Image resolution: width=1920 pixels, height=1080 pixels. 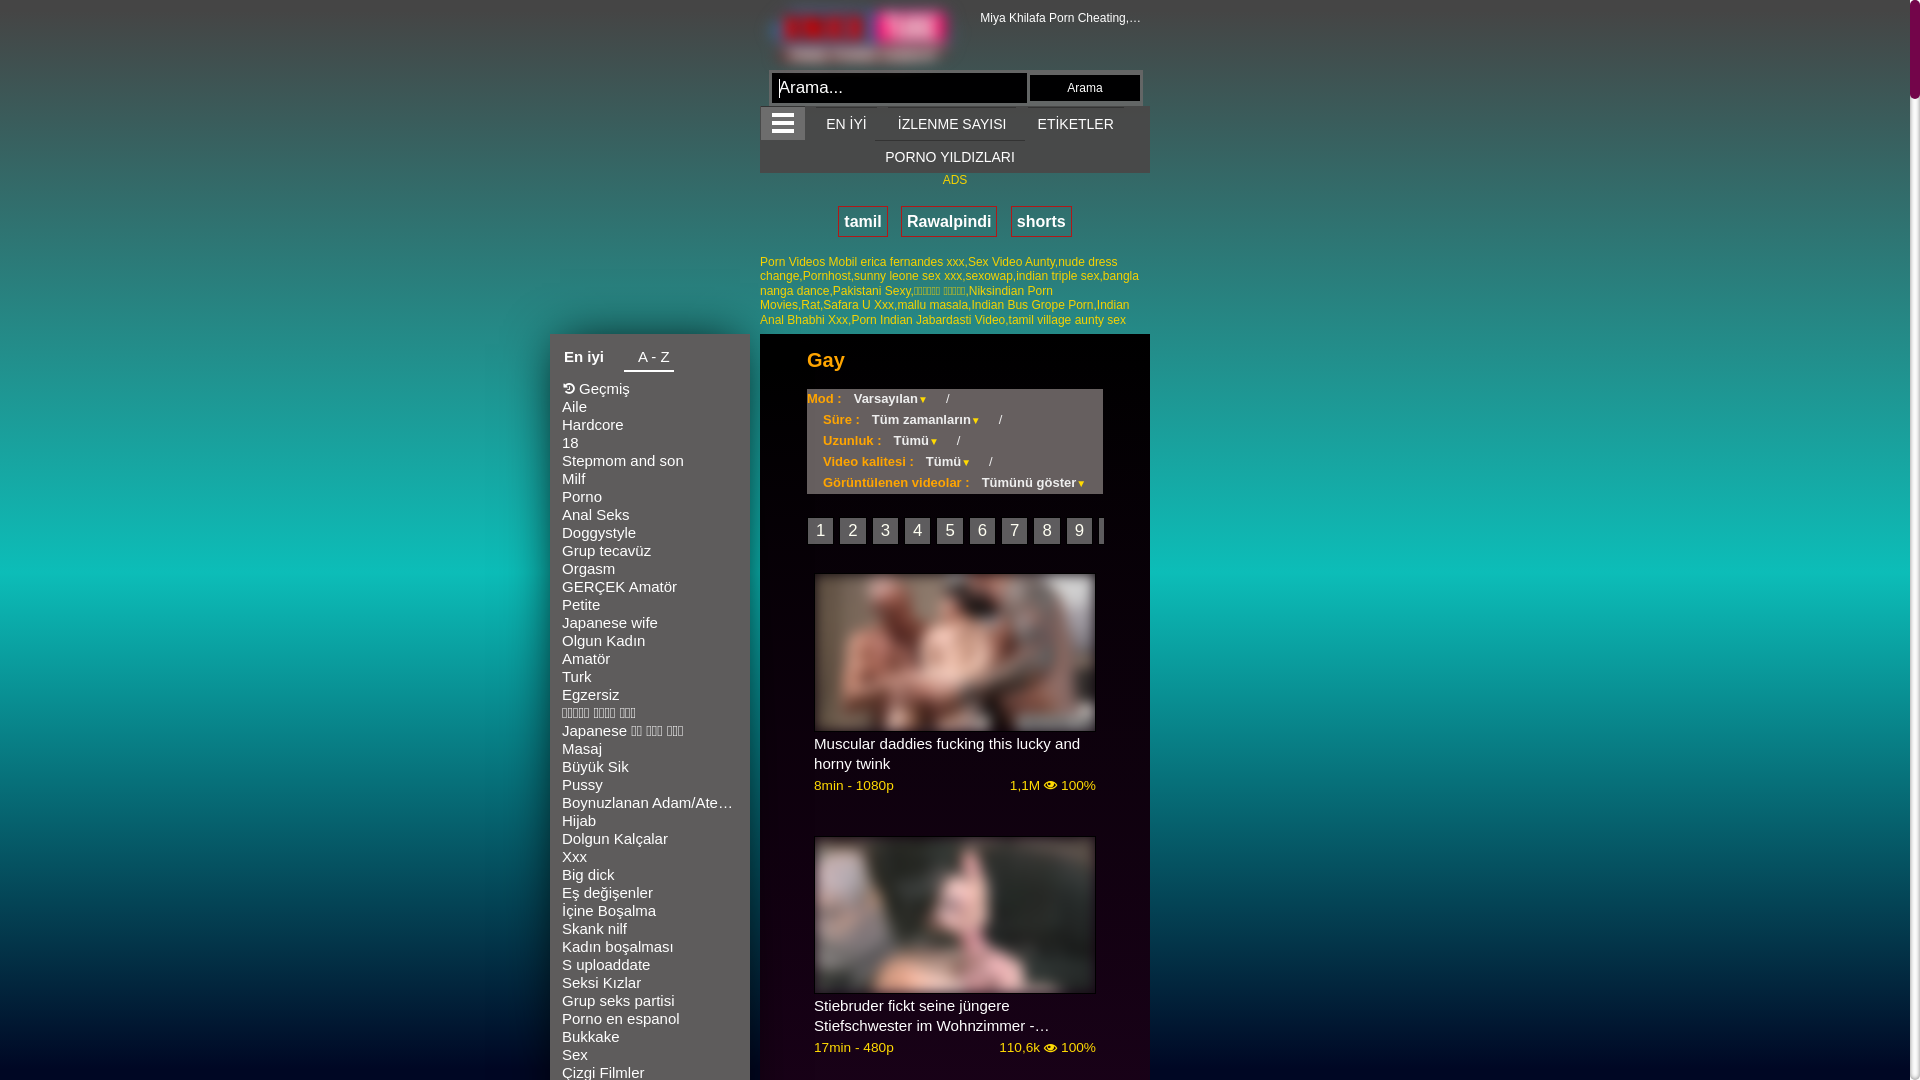 I want to click on 'Hijab', so click(x=649, y=821).